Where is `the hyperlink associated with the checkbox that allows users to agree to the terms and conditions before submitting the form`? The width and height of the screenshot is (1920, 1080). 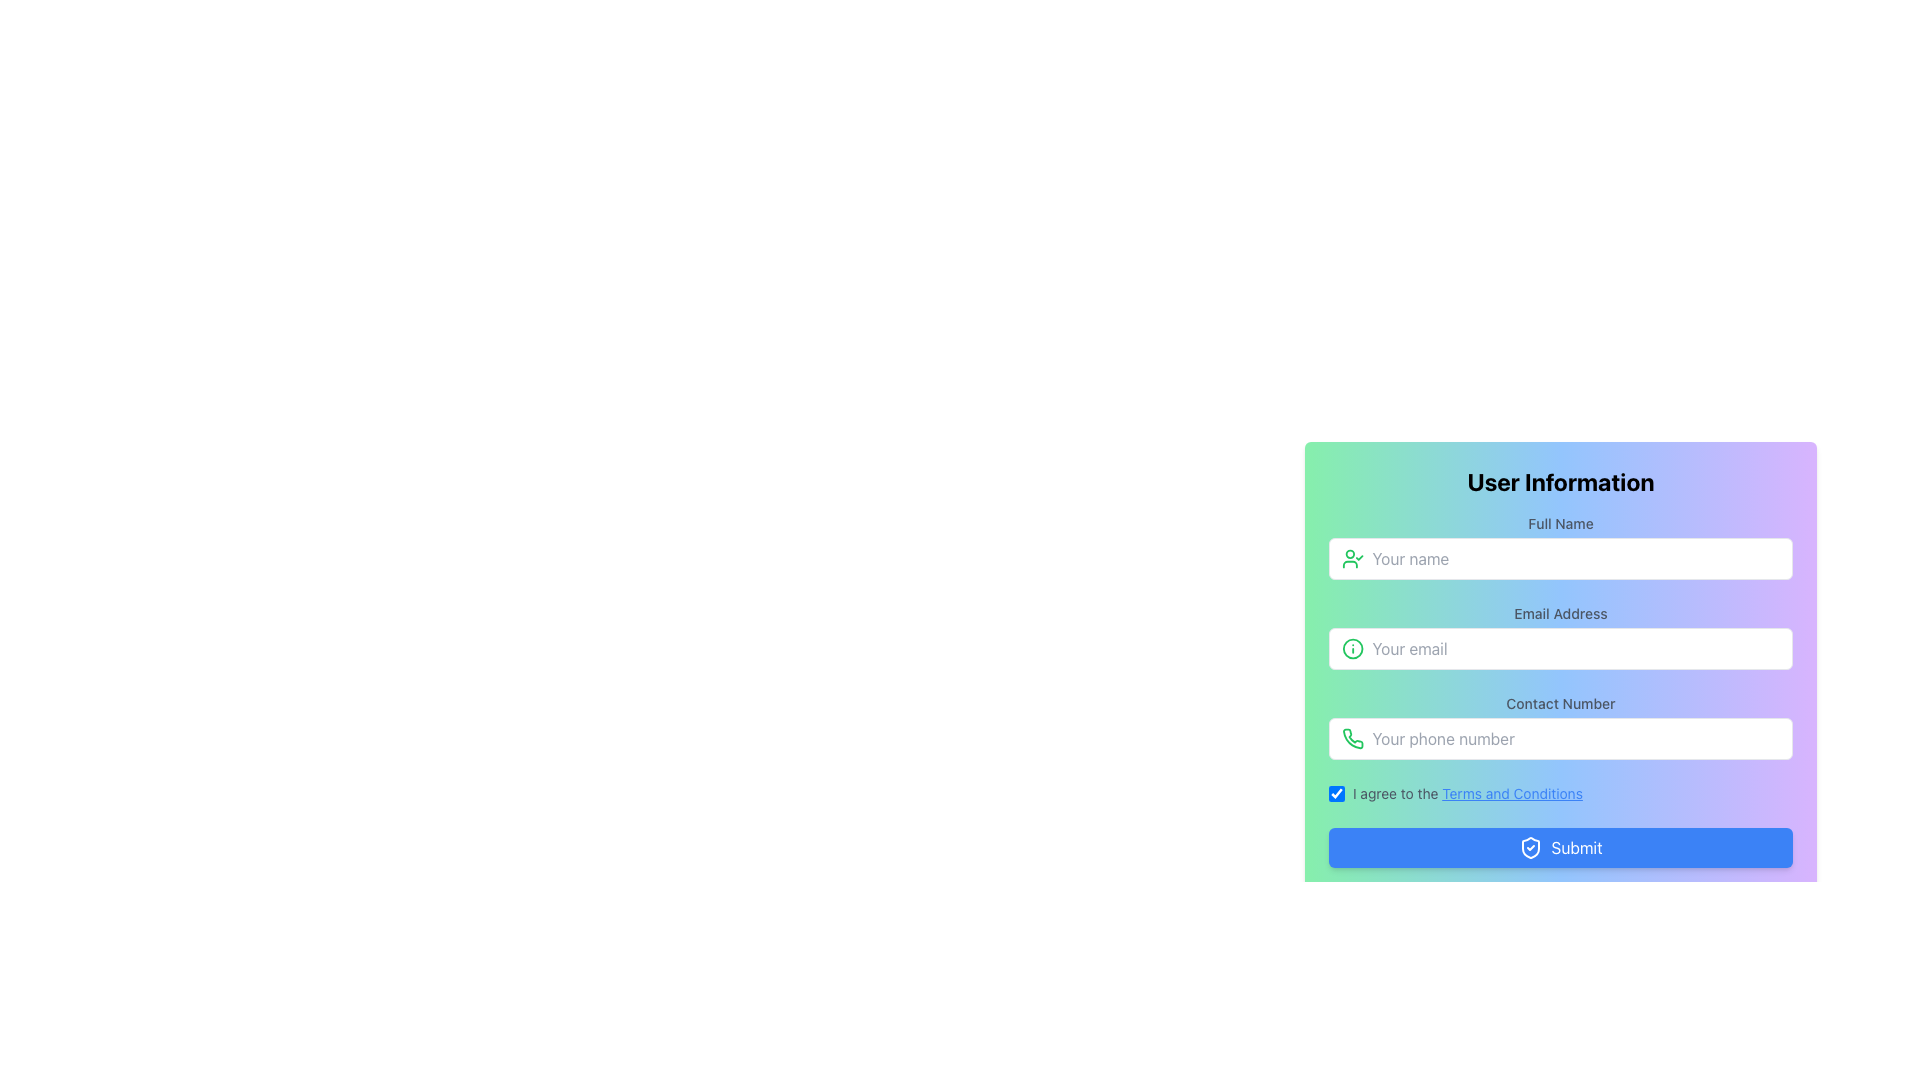 the hyperlink associated with the checkbox that allows users to agree to the terms and conditions before submitting the form is located at coordinates (1559, 793).